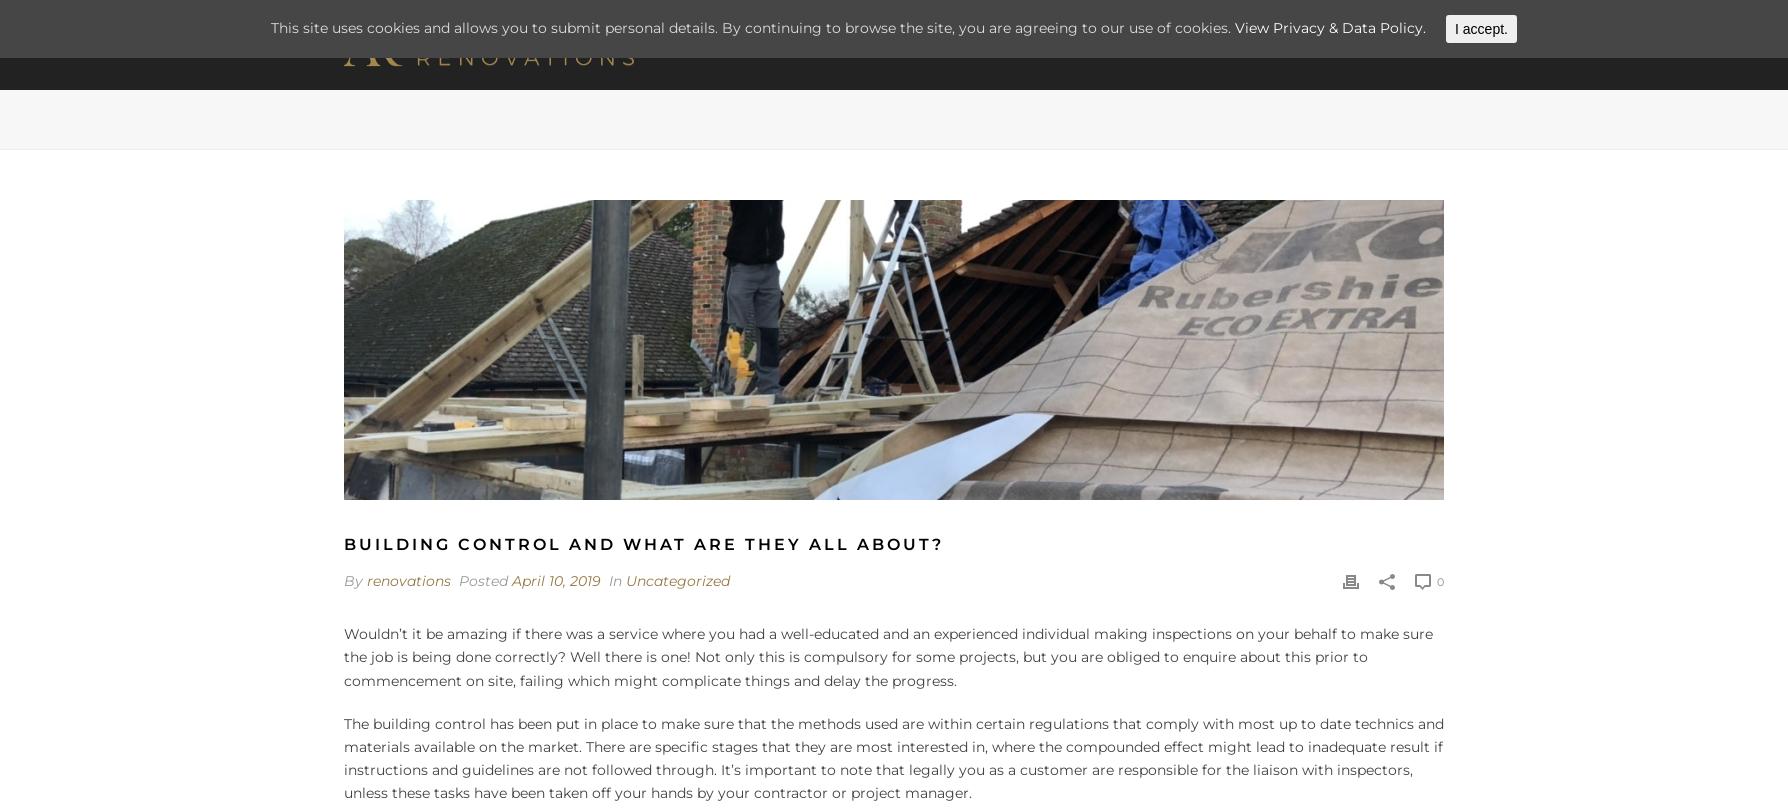  Describe the element at coordinates (1481, 28) in the screenshot. I see `'I accept.'` at that location.